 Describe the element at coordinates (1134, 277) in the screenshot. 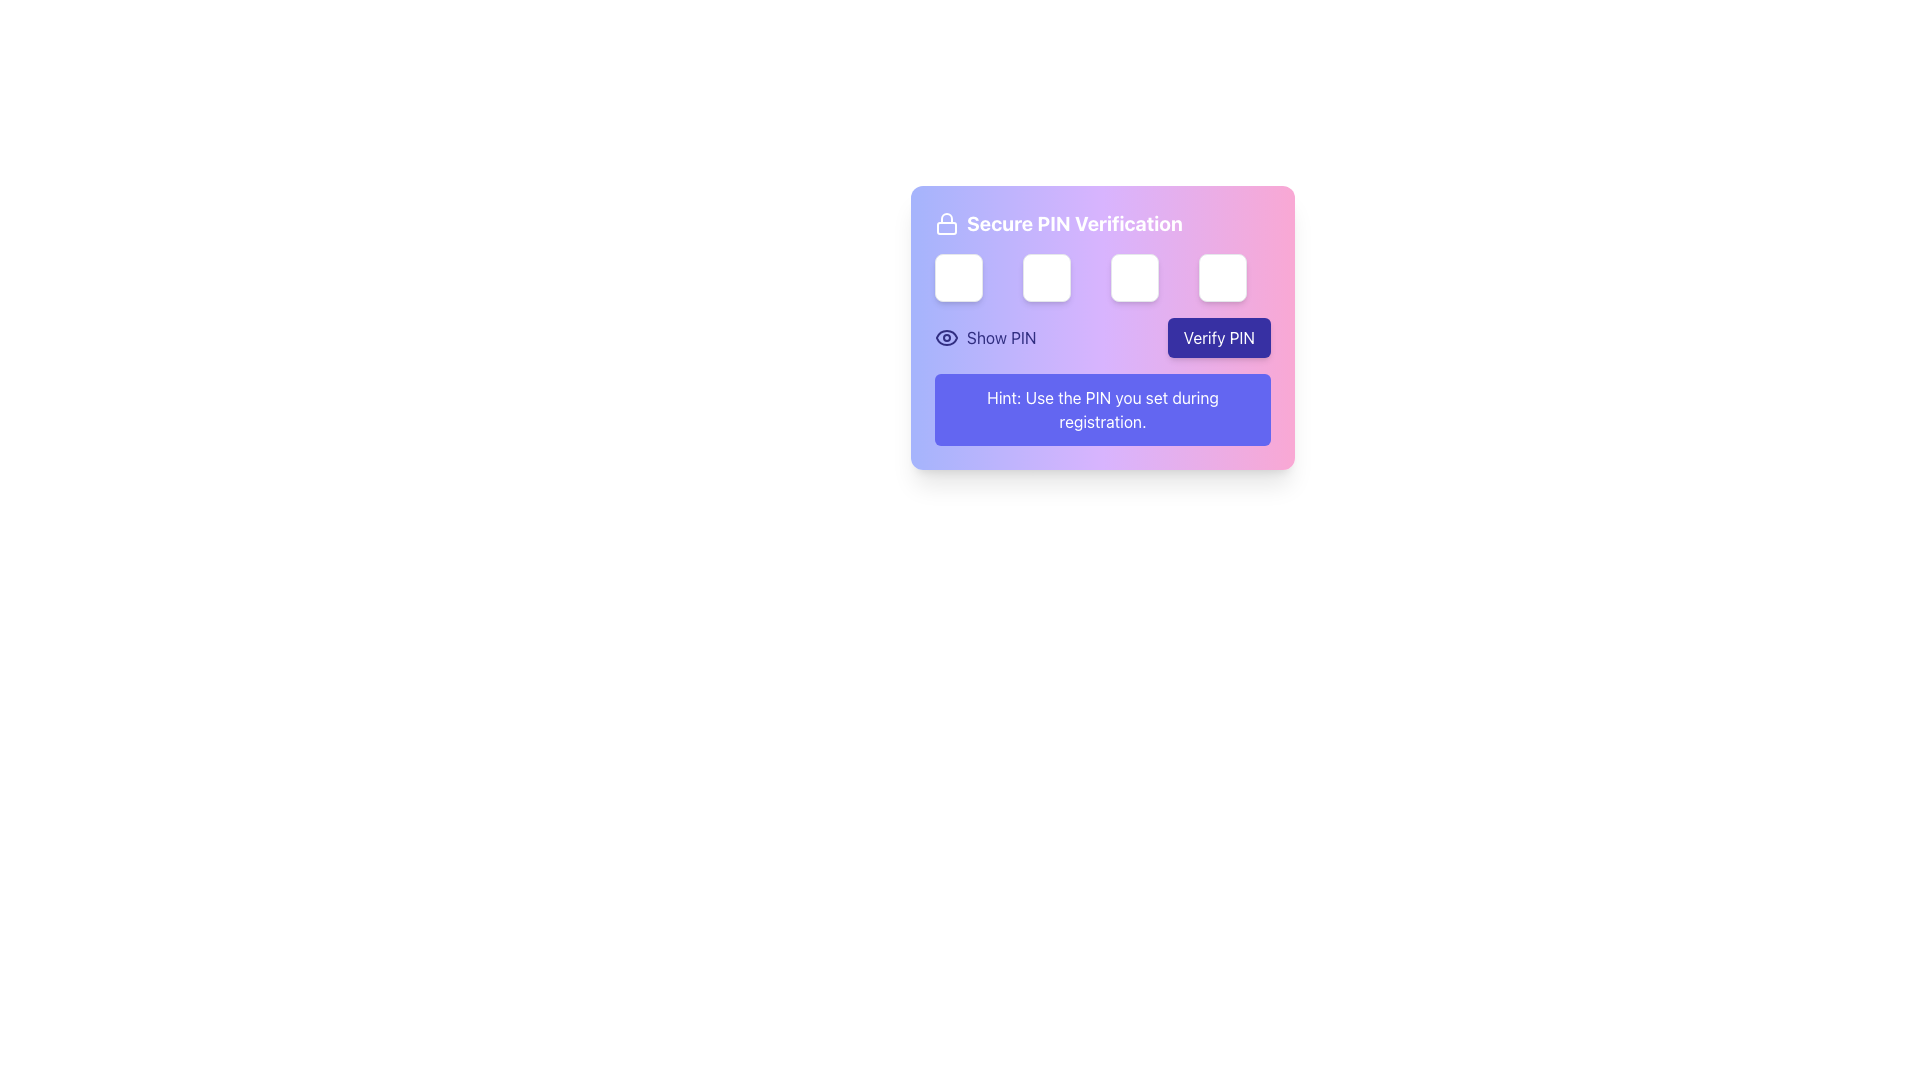

I see `the Password input field for PIN verification located in the middle-right section of the grid titled 'Secure PIN Verification'` at that location.